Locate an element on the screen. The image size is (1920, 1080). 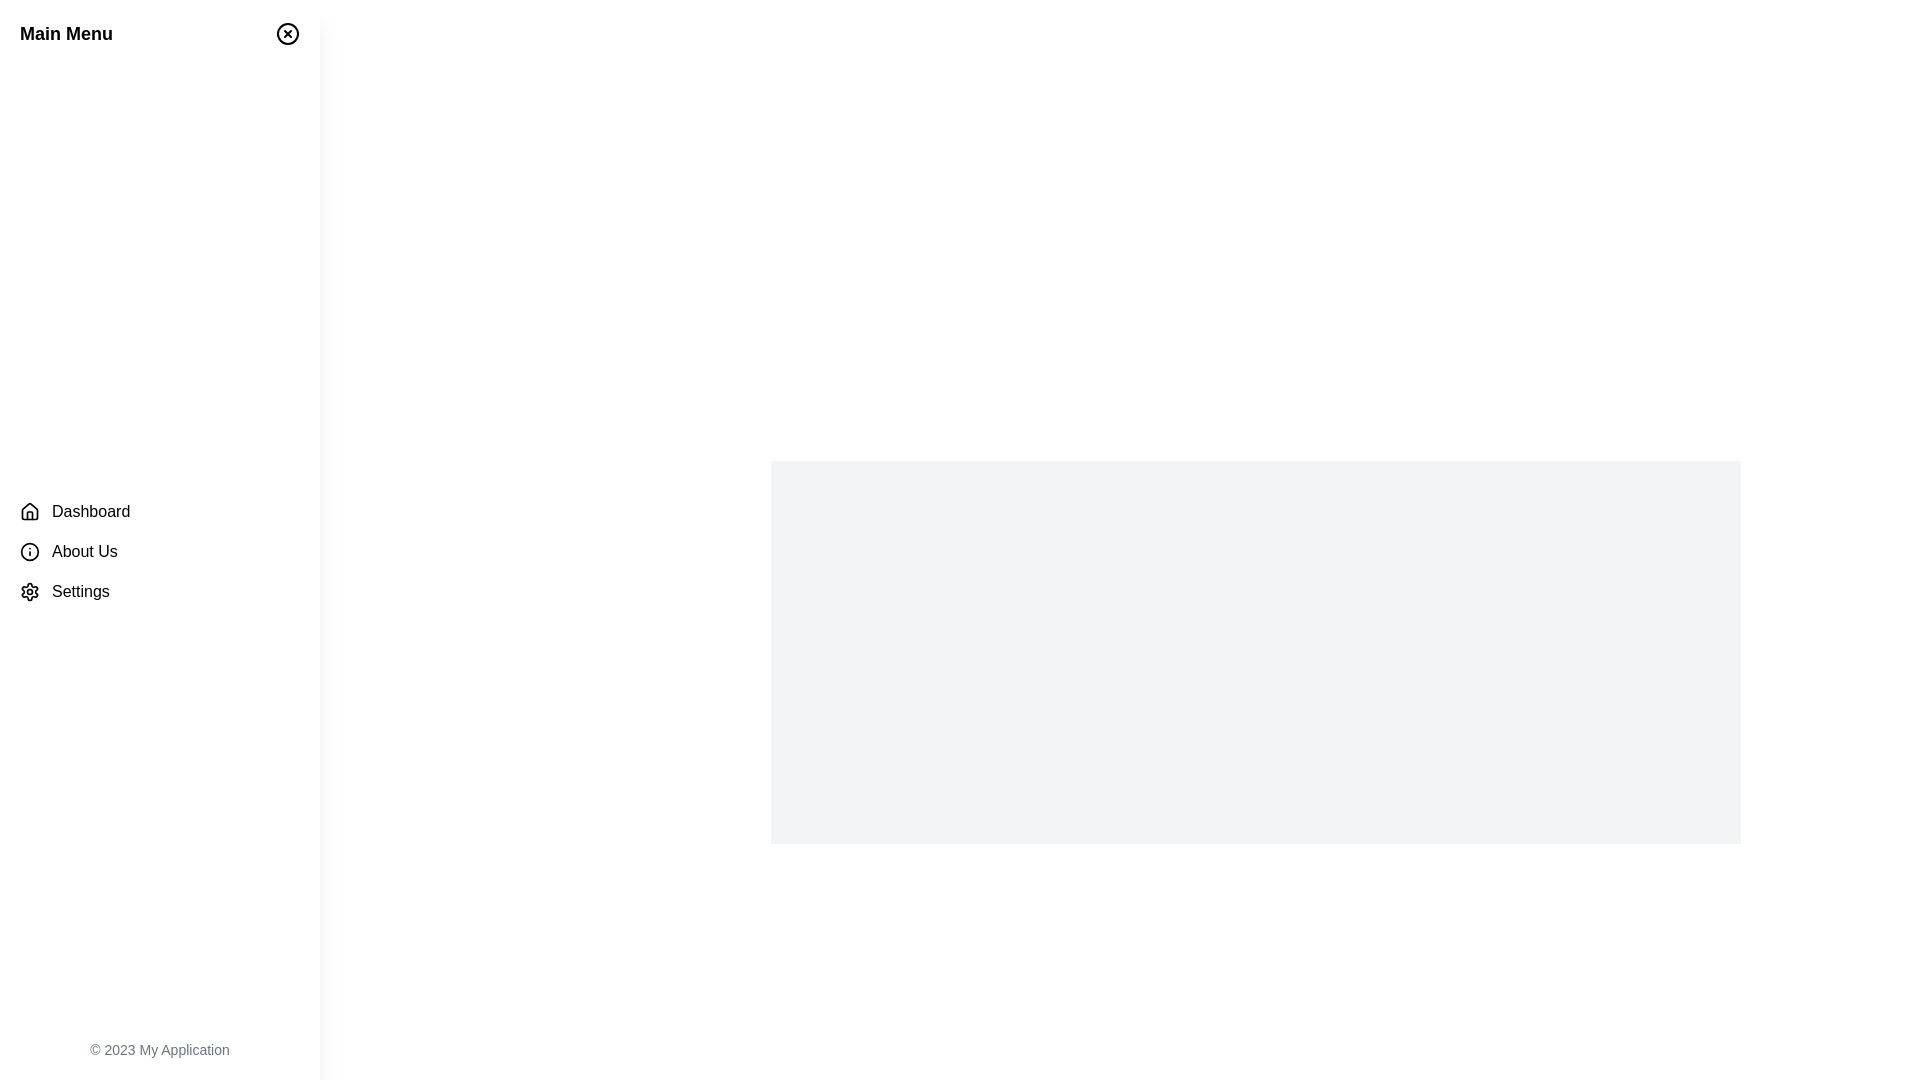
the icon representing the settings functionality located in the first position of the 'Settings' row, which is above the 'Settings' text and below 'About Us' is located at coordinates (29, 590).